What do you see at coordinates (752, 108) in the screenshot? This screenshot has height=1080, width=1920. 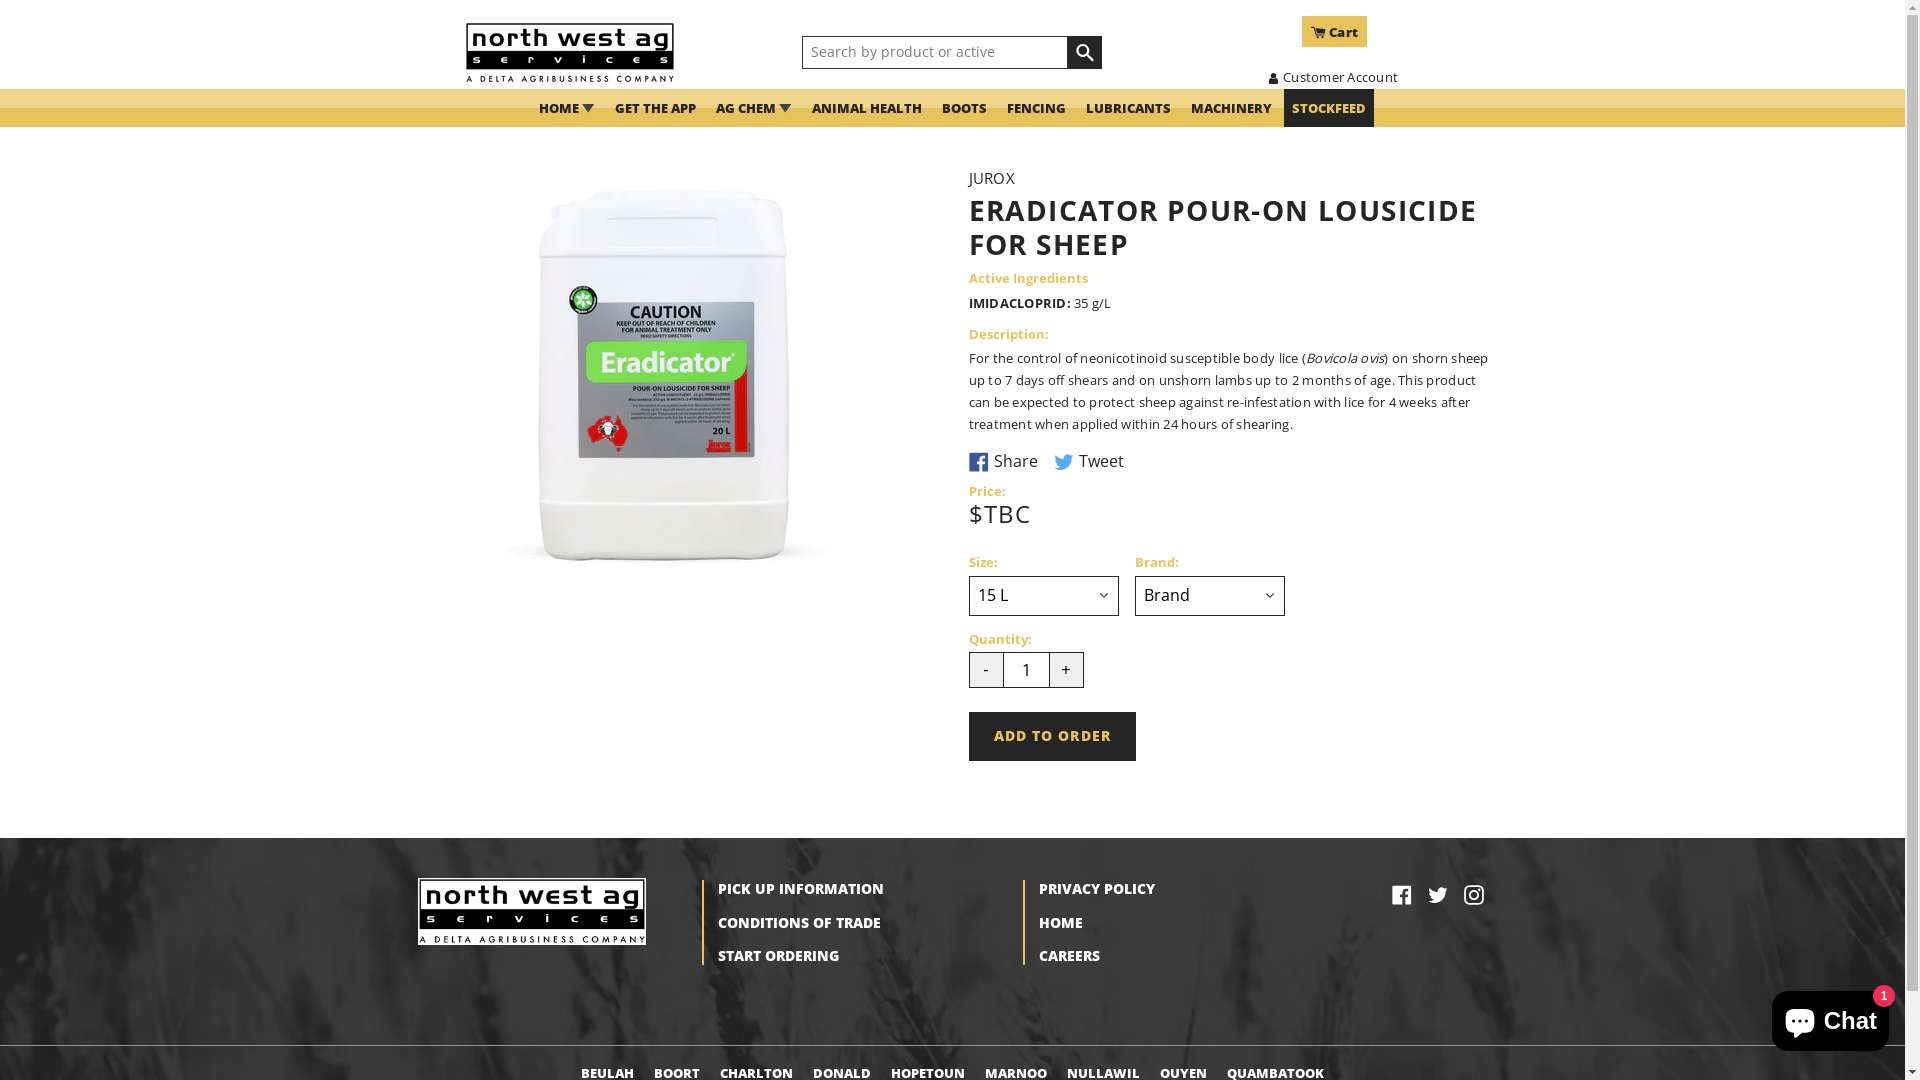 I see `'AG CHEM` at bounding box center [752, 108].